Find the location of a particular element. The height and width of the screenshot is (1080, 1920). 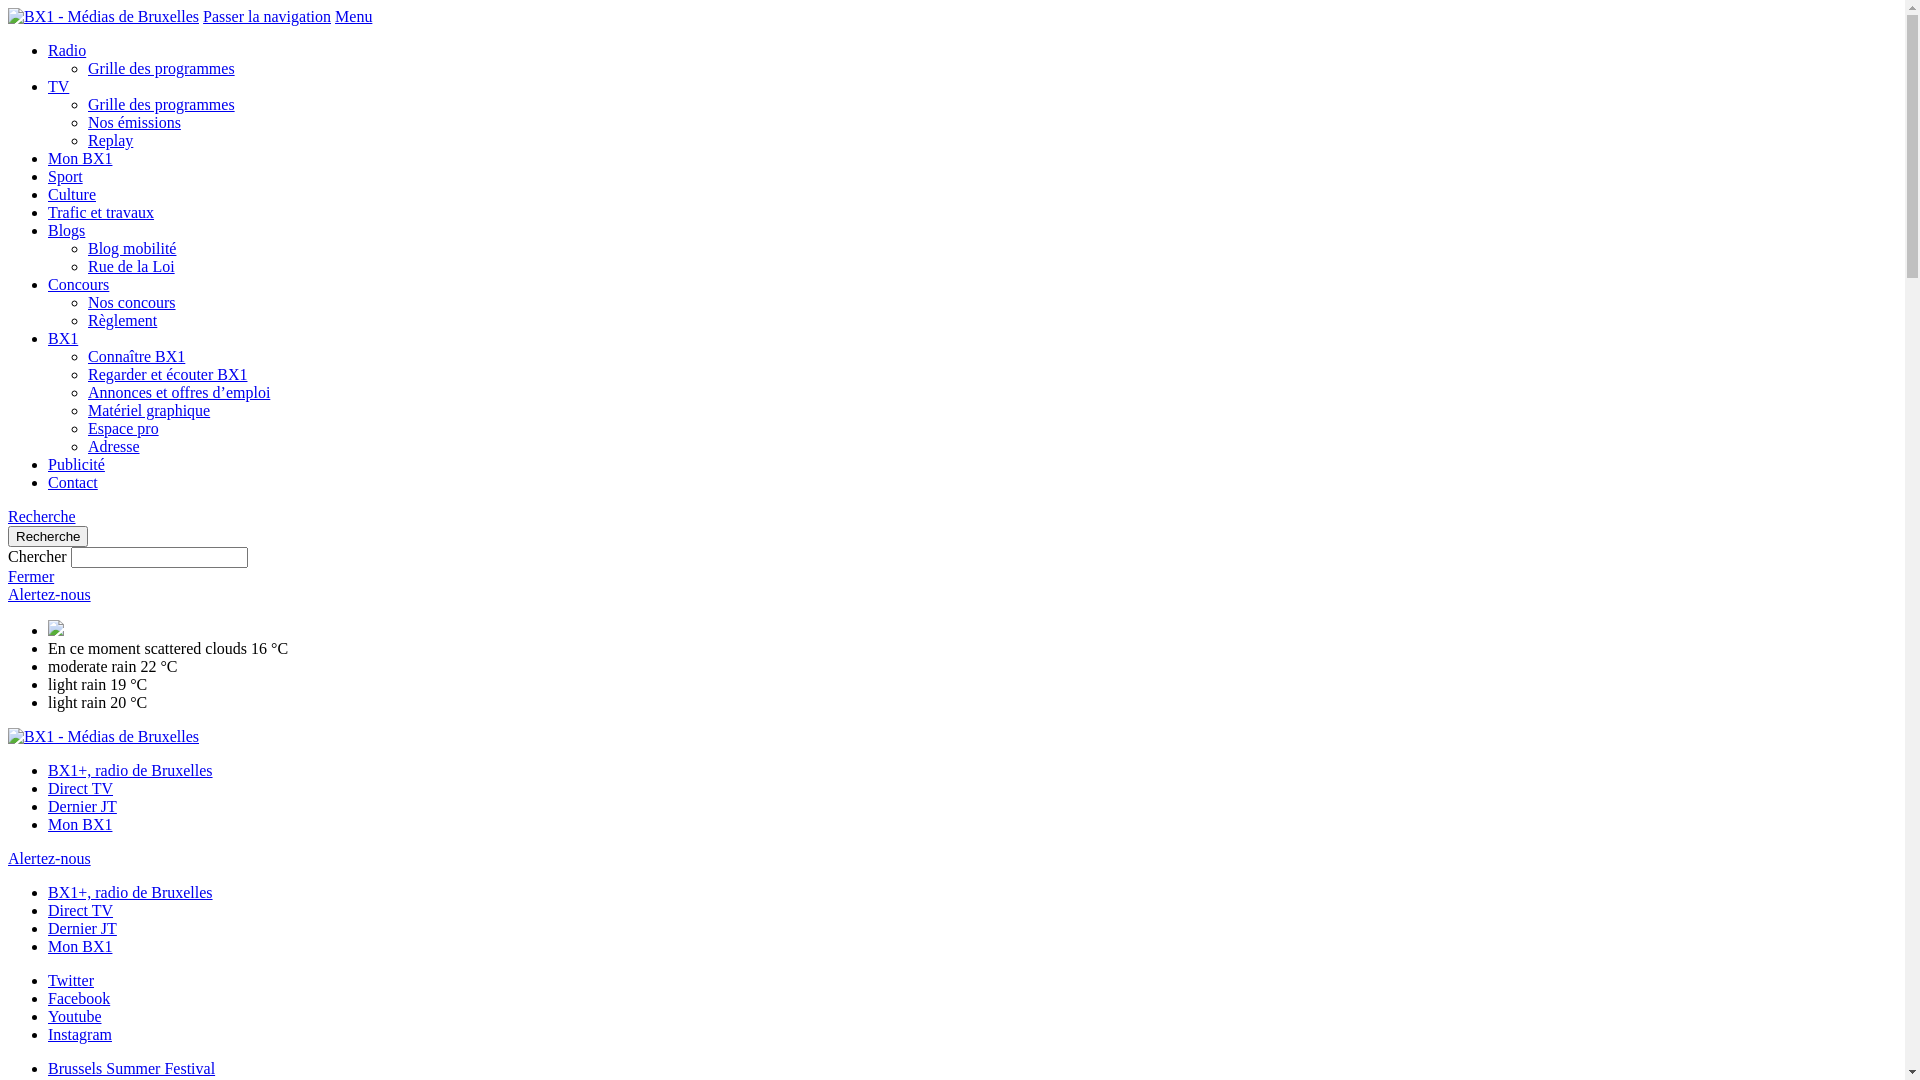

'Alertez-nous' is located at coordinates (49, 593).